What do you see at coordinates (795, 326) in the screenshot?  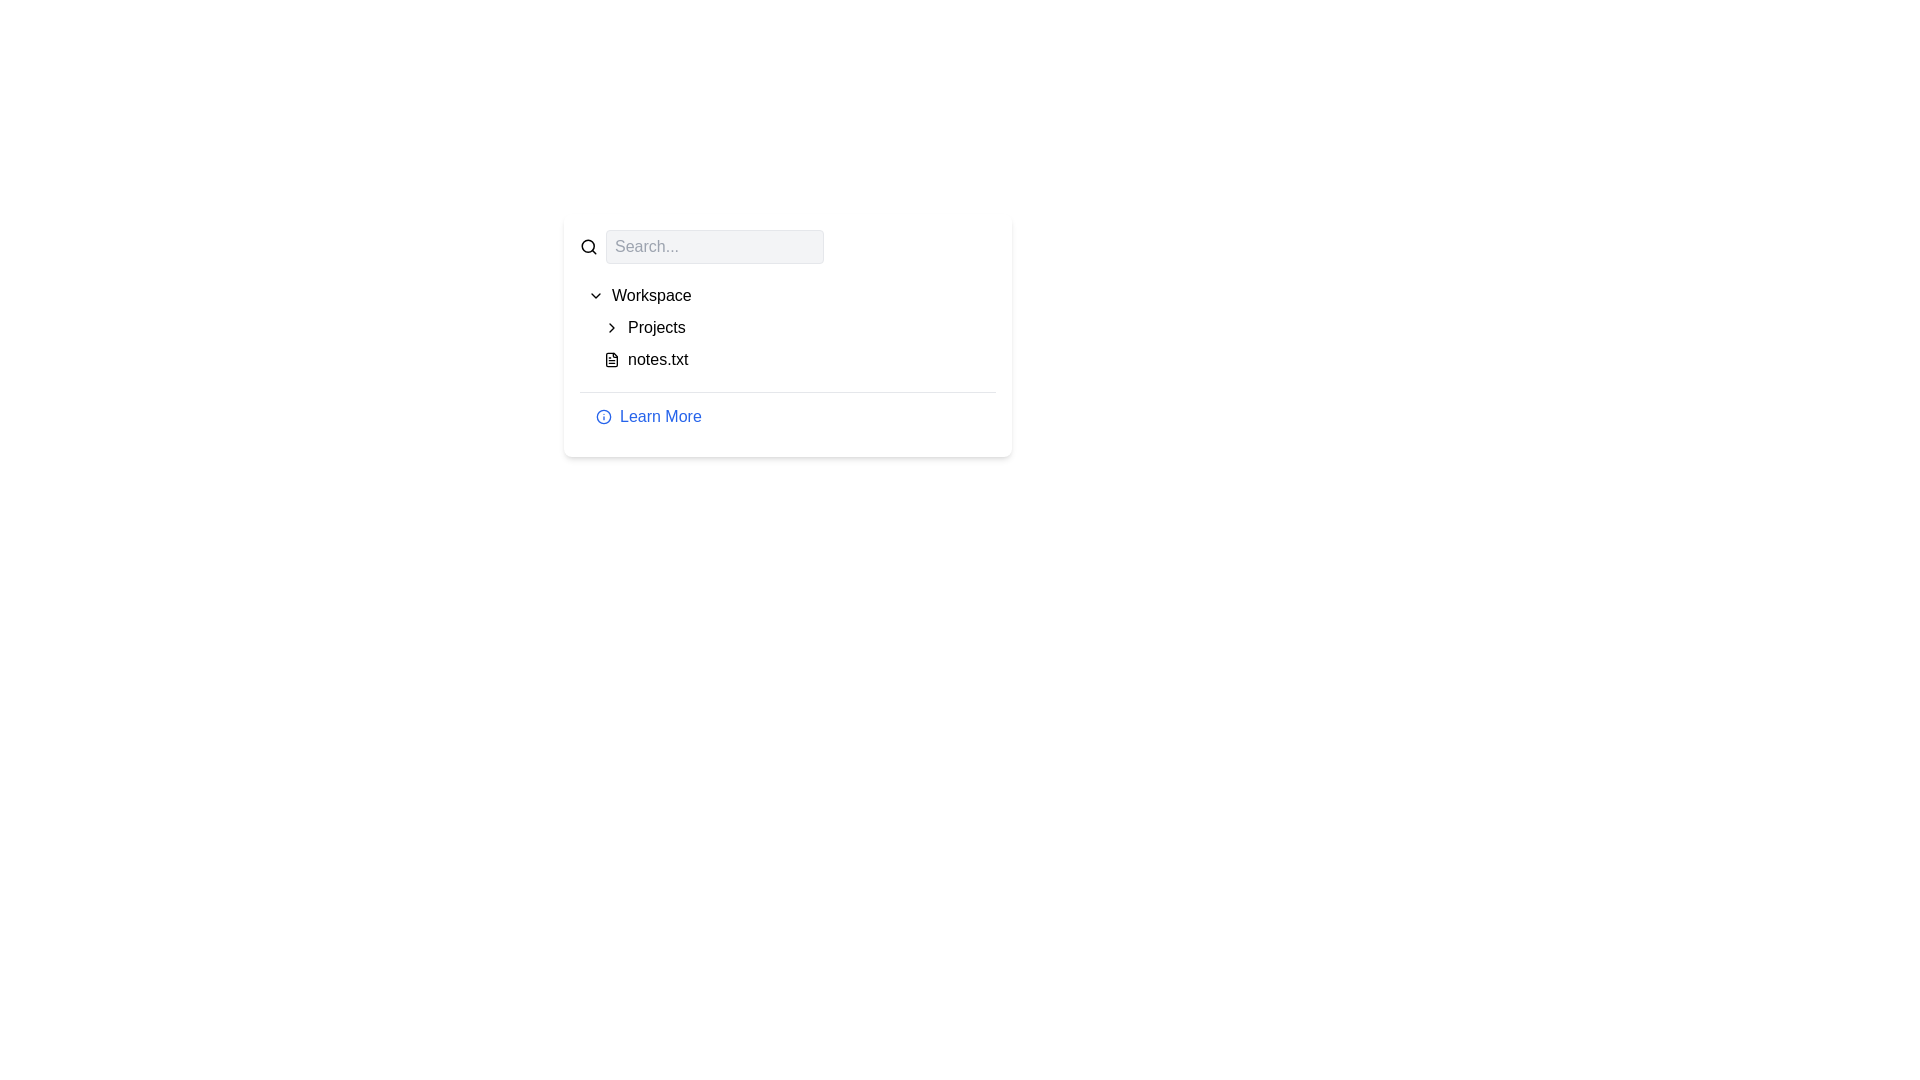 I see `the 'Projects' collapsible list item` at bounding box center [795, 326].